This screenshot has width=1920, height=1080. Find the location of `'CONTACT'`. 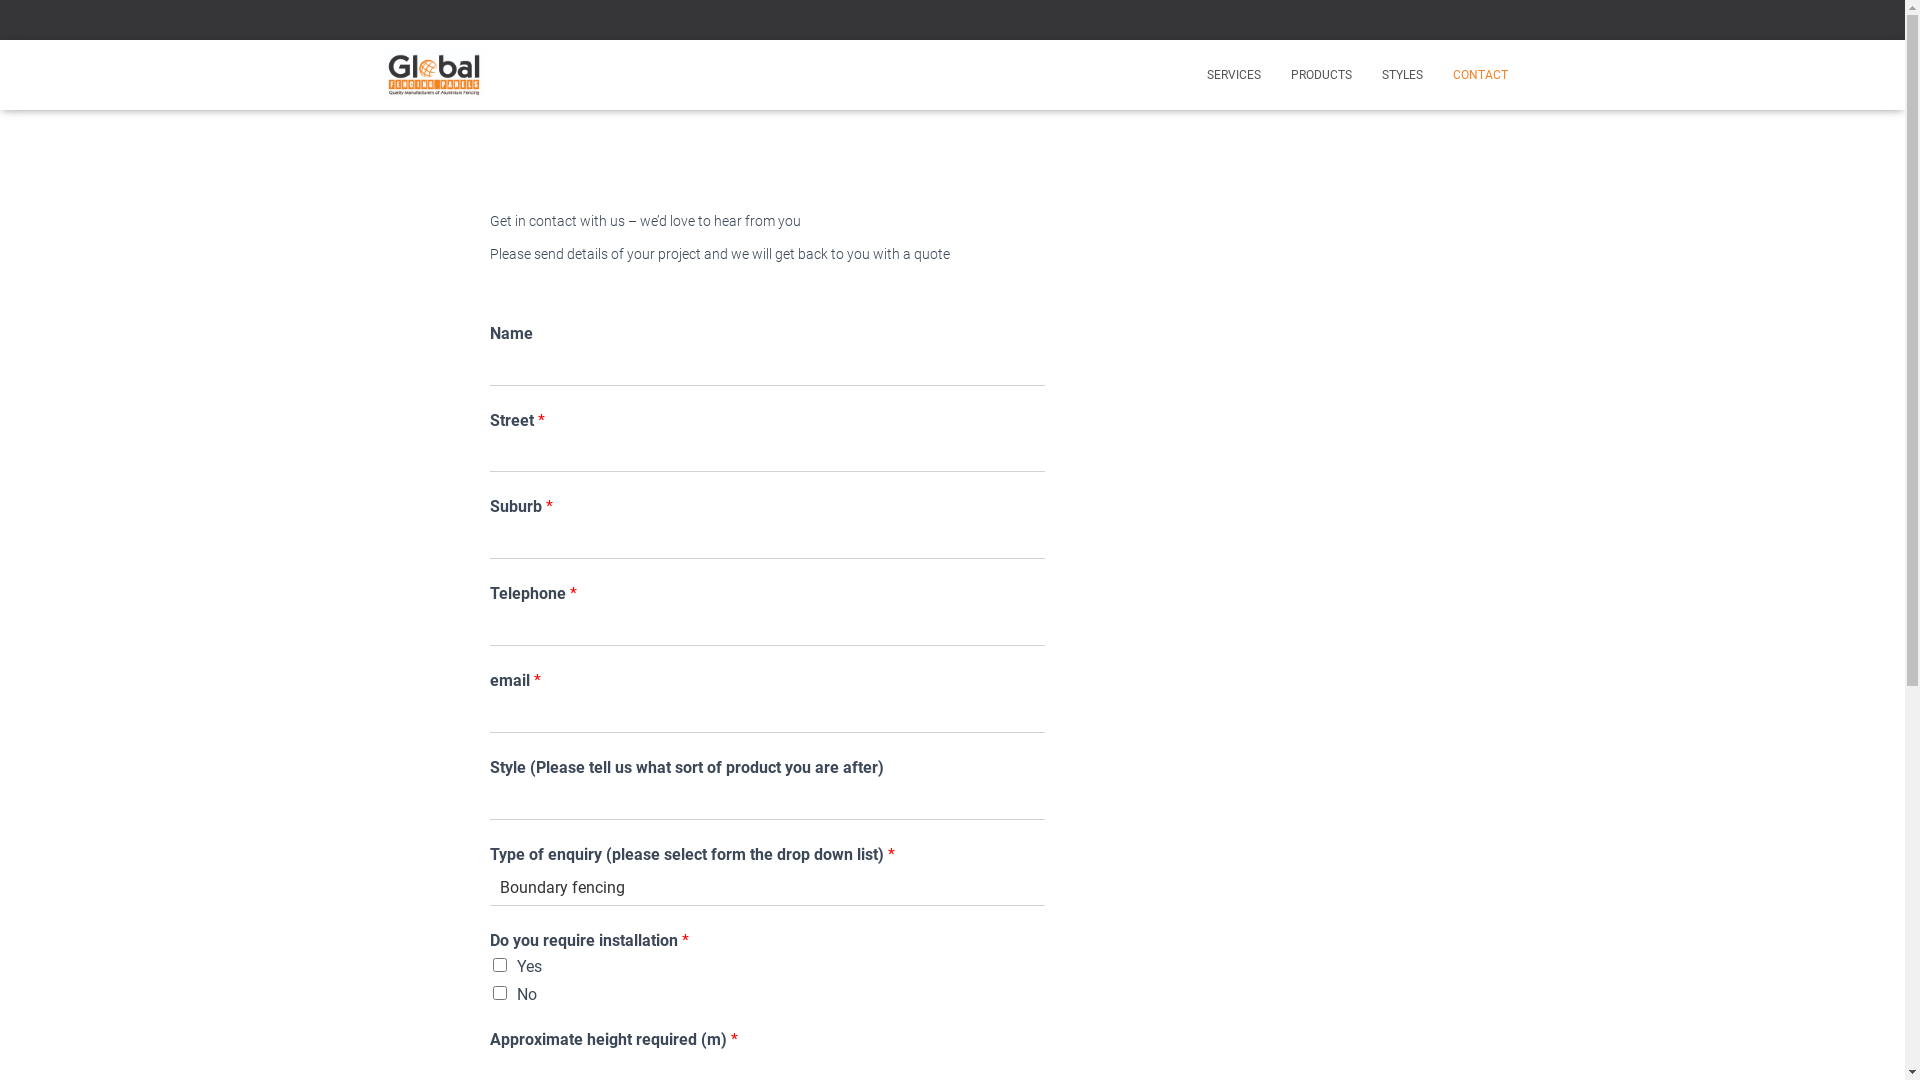

'CONTACT' is located at coordinates (1480, 73).